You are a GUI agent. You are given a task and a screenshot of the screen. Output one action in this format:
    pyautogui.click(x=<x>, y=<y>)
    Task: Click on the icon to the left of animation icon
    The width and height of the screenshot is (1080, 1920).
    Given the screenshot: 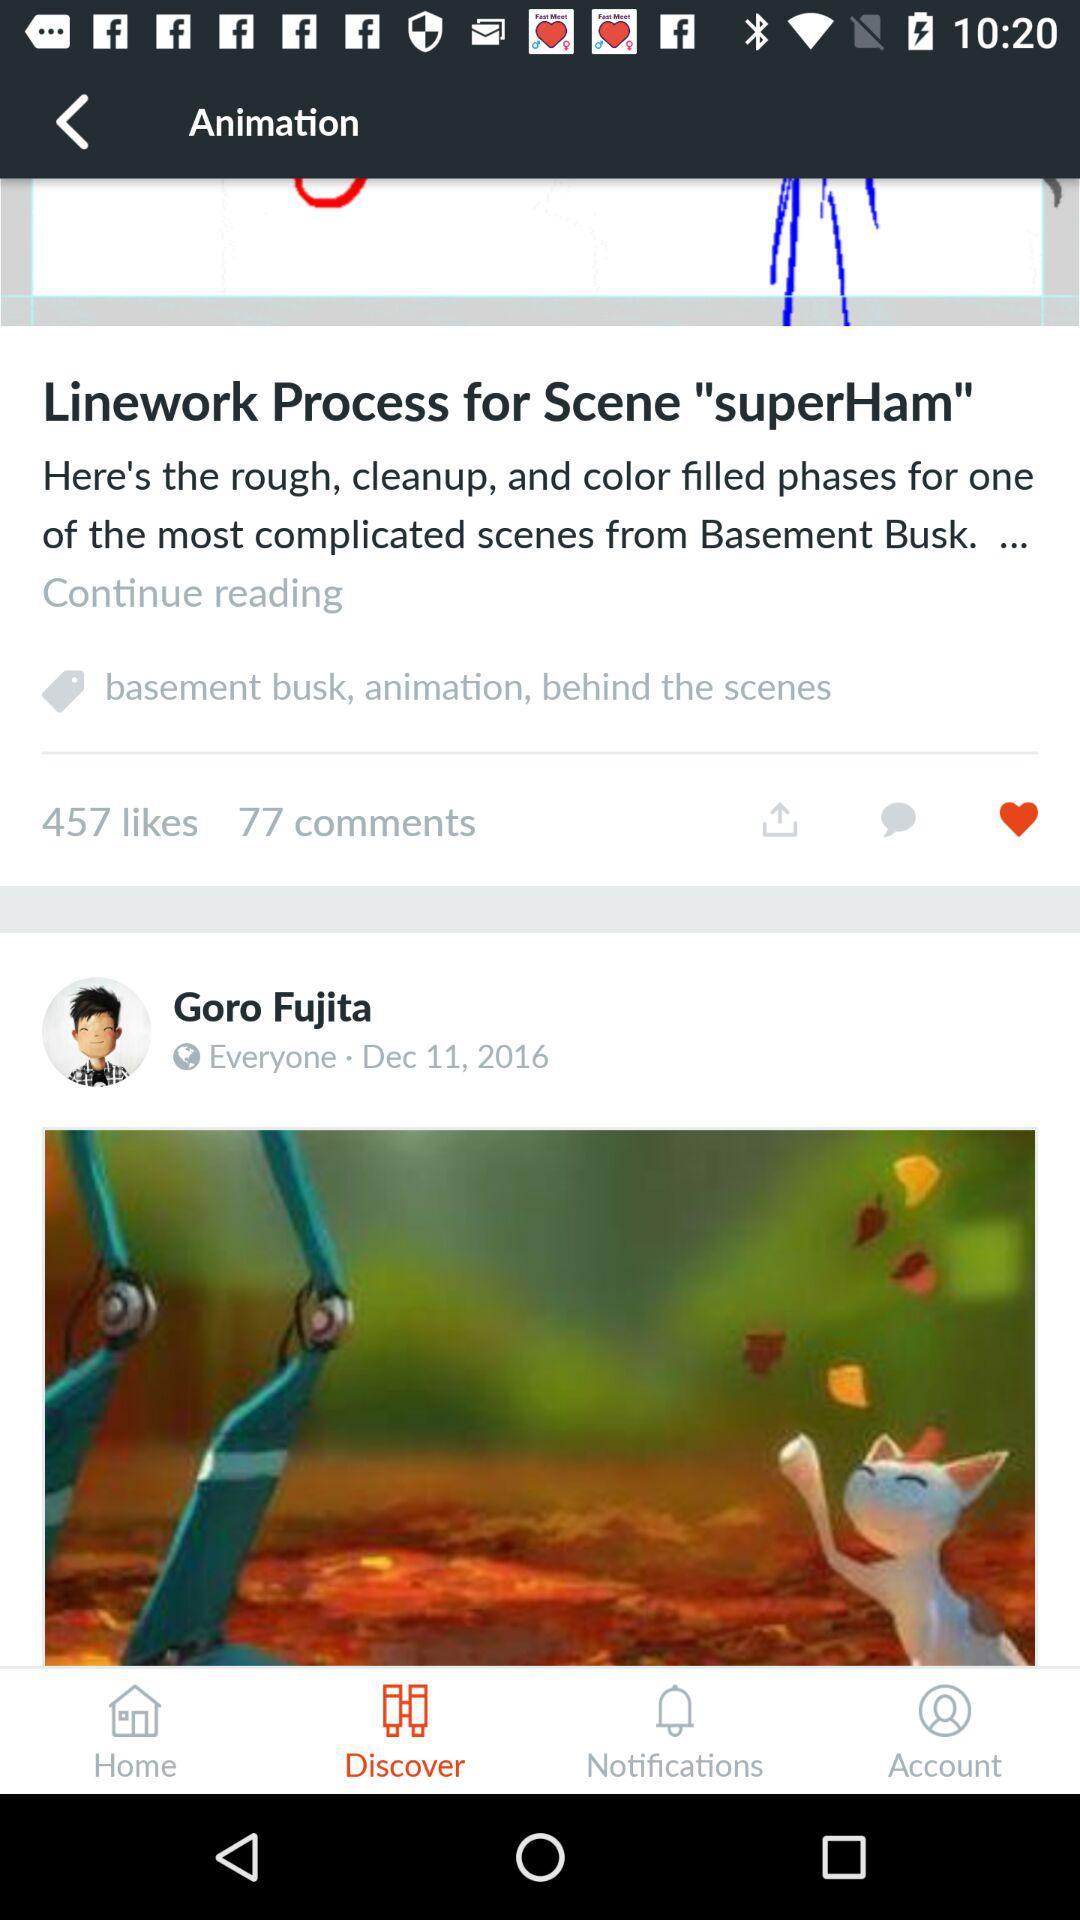 What is the action you would take?
    pyautogui.click(x=72, y=119)
    